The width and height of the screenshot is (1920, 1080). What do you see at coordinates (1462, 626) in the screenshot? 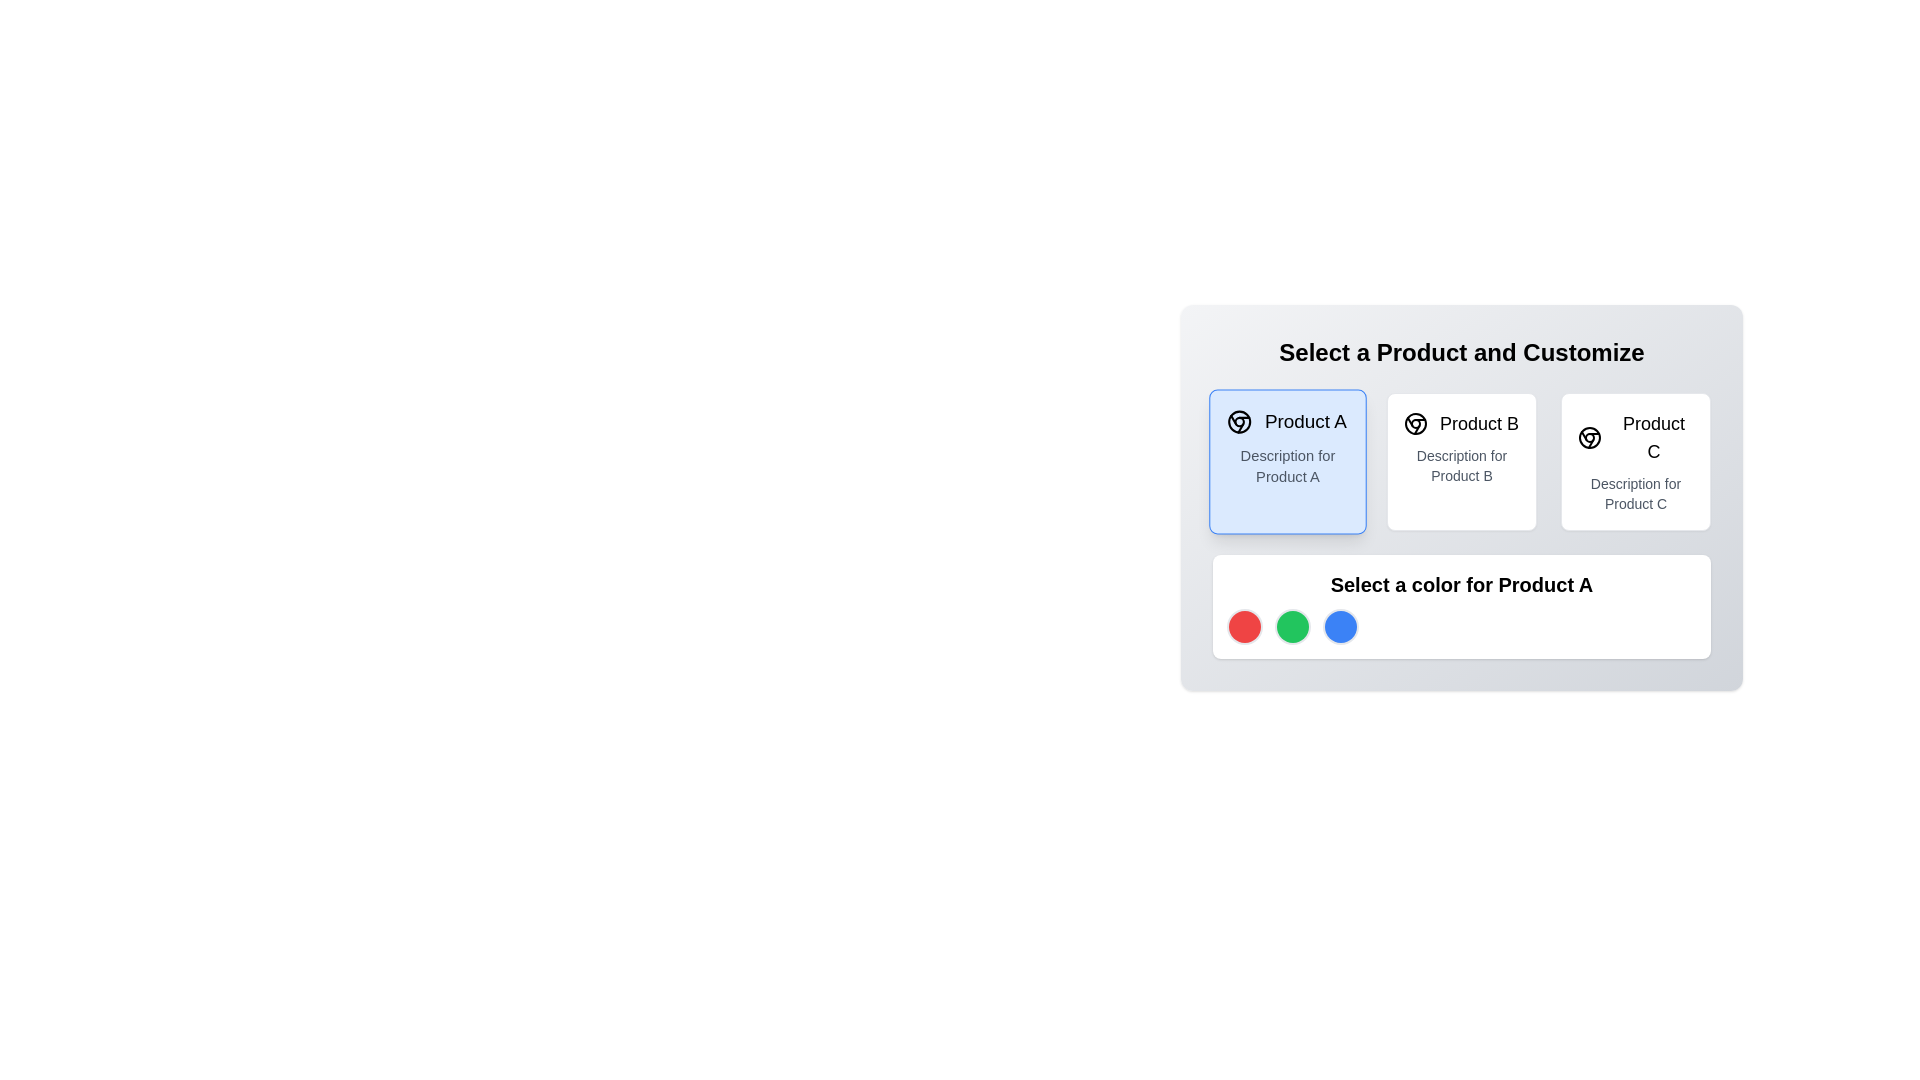
I see `the color circle in the horizontal selection menu for 'Product A'` at bounding box center [1462, 626].